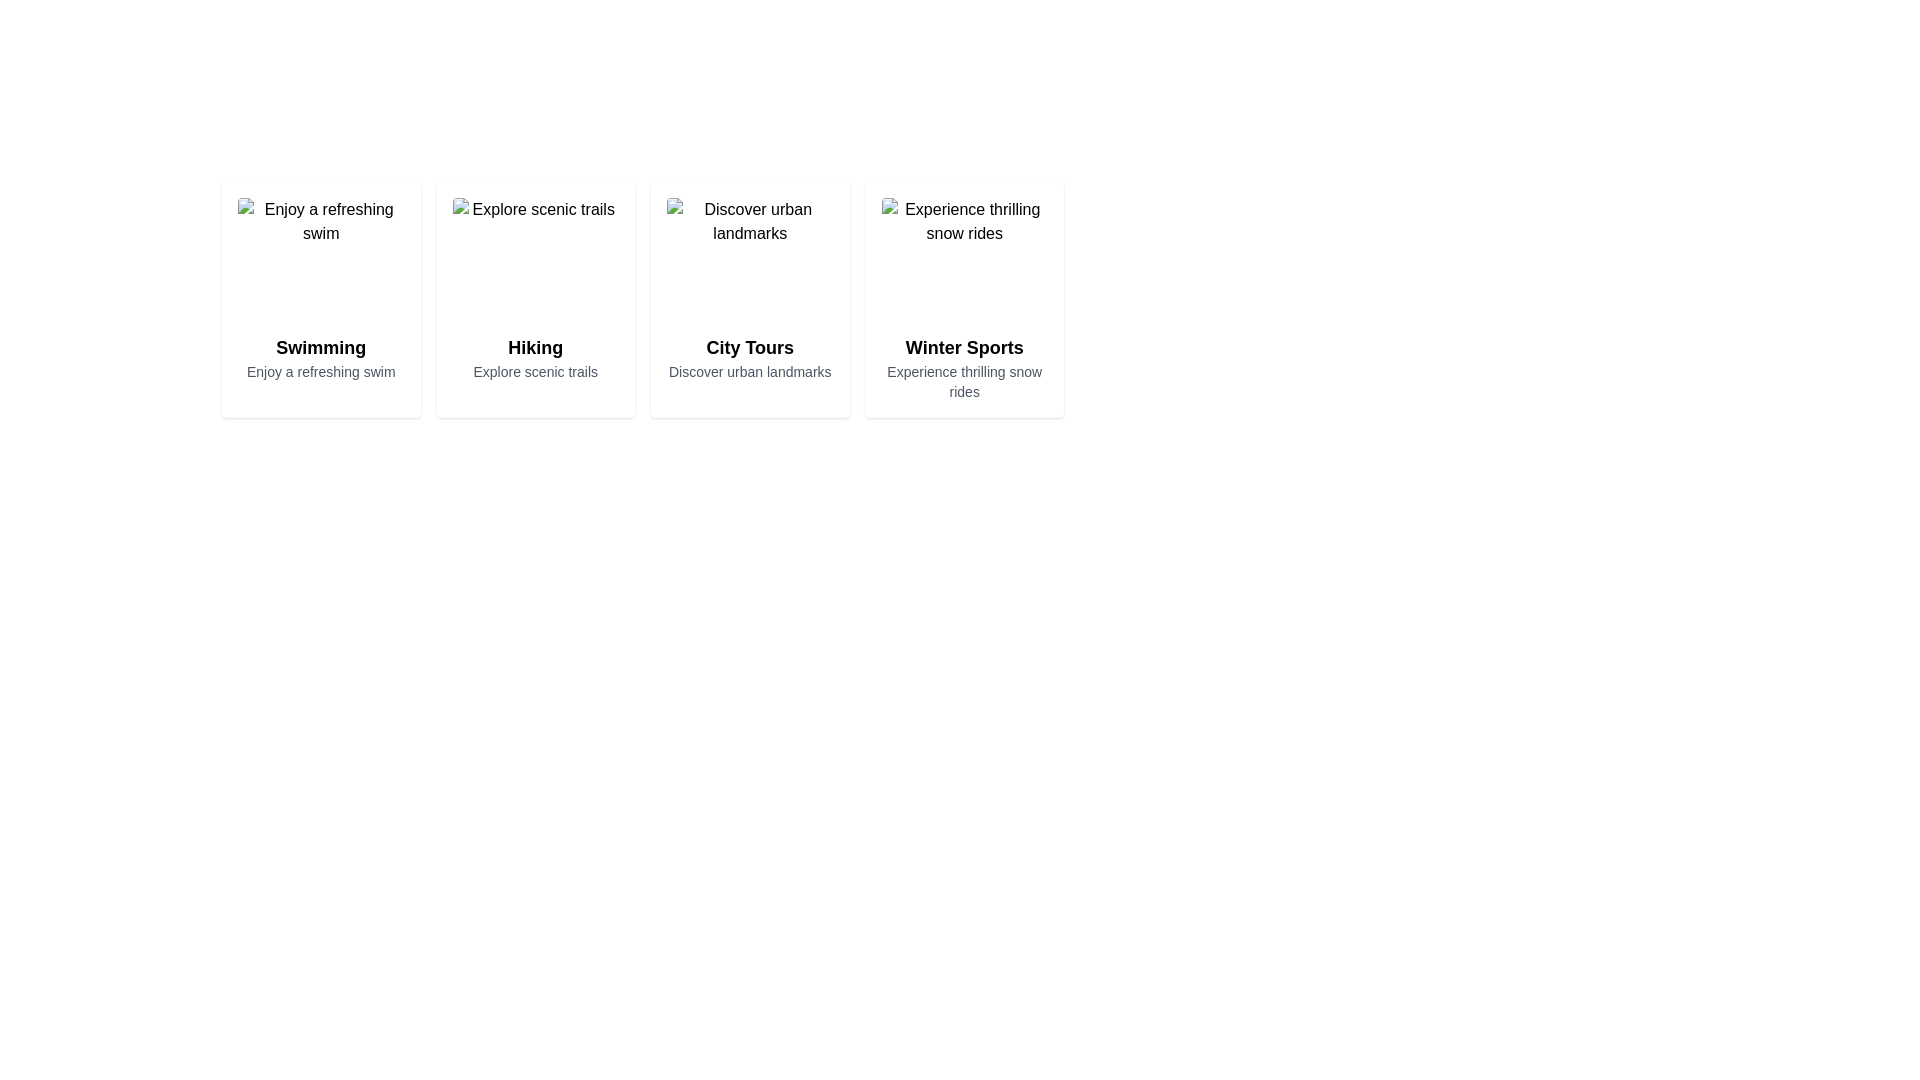 The height and width of the screenshot is (1080, 1920). What do you see at coordinates (964, 381) in the screenshot?
I see `the smaller, gray text label beneath the 'Winter Sports' title in the fourth card of a horizontal card layout` at bounding box center [964, 381].